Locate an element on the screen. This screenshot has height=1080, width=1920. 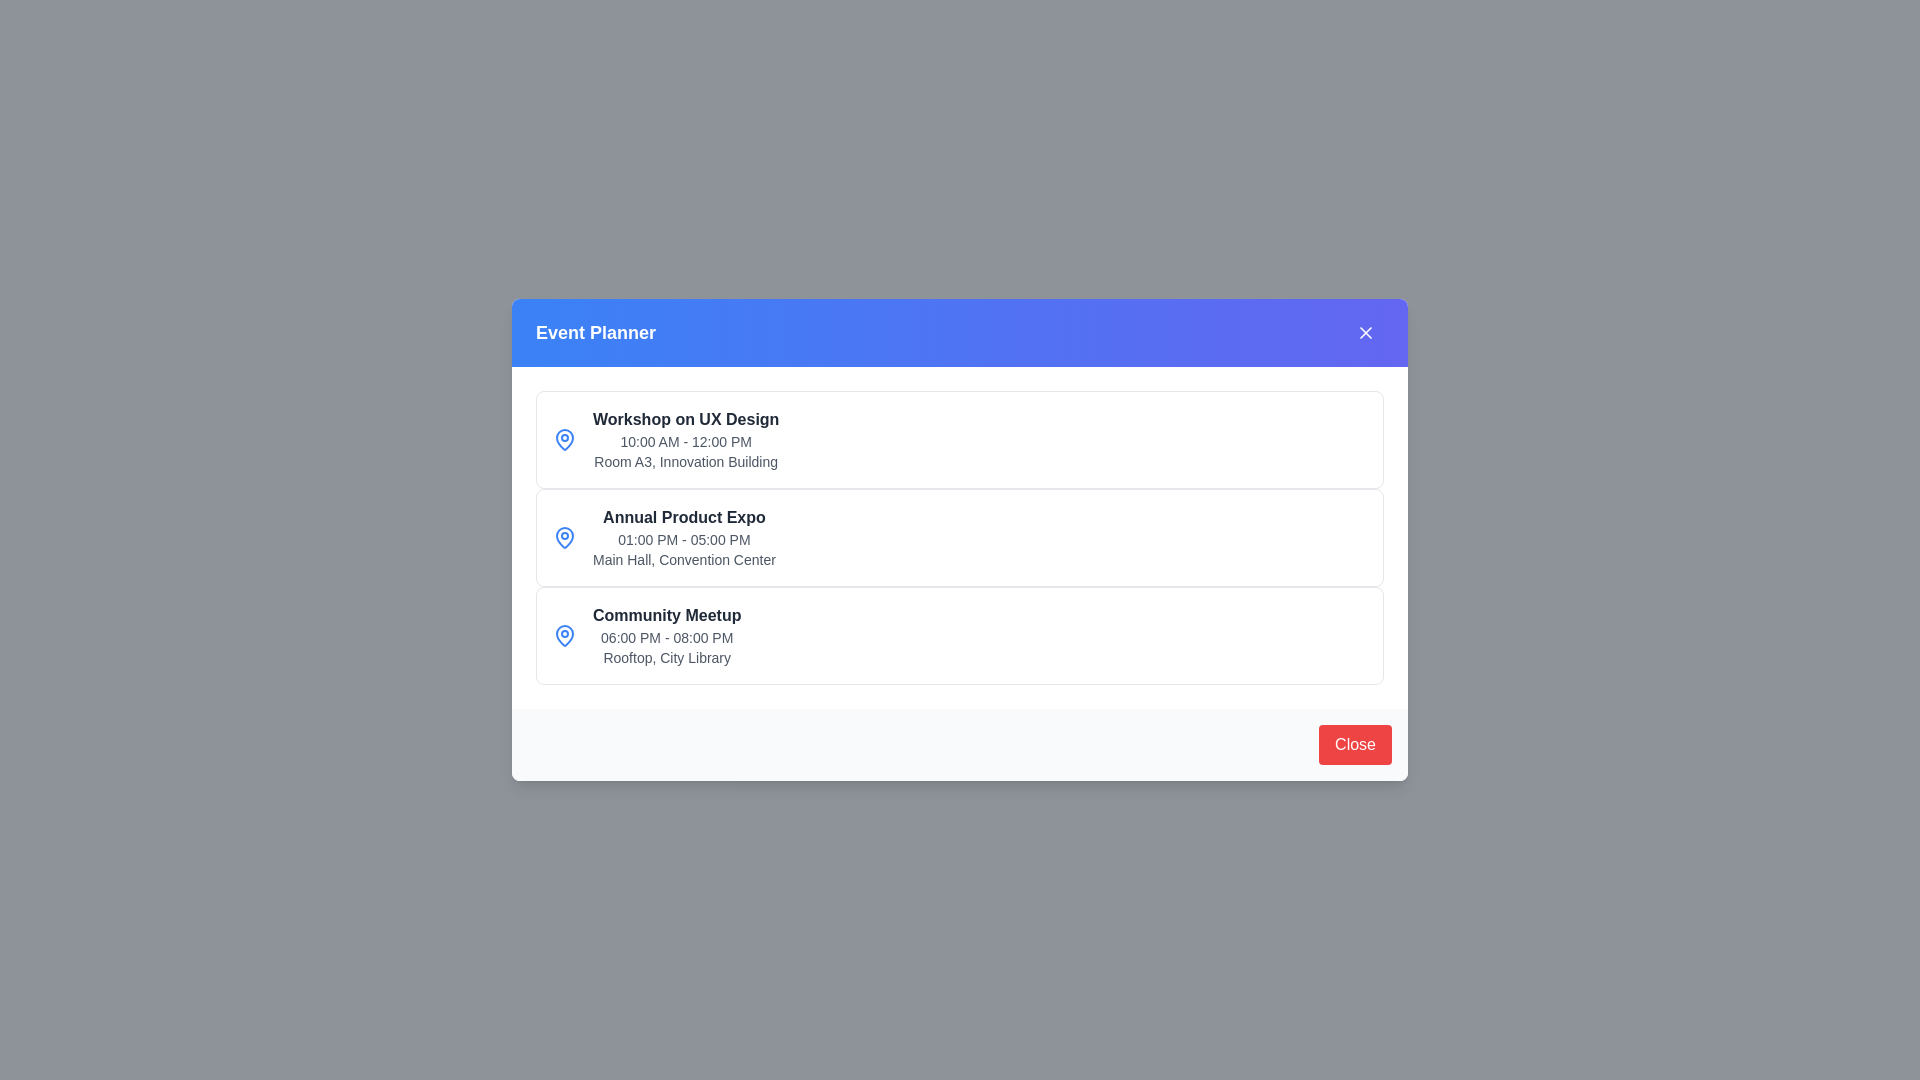
the section corresponding to Workshop on UX Design is located at coordinates (960, 438).